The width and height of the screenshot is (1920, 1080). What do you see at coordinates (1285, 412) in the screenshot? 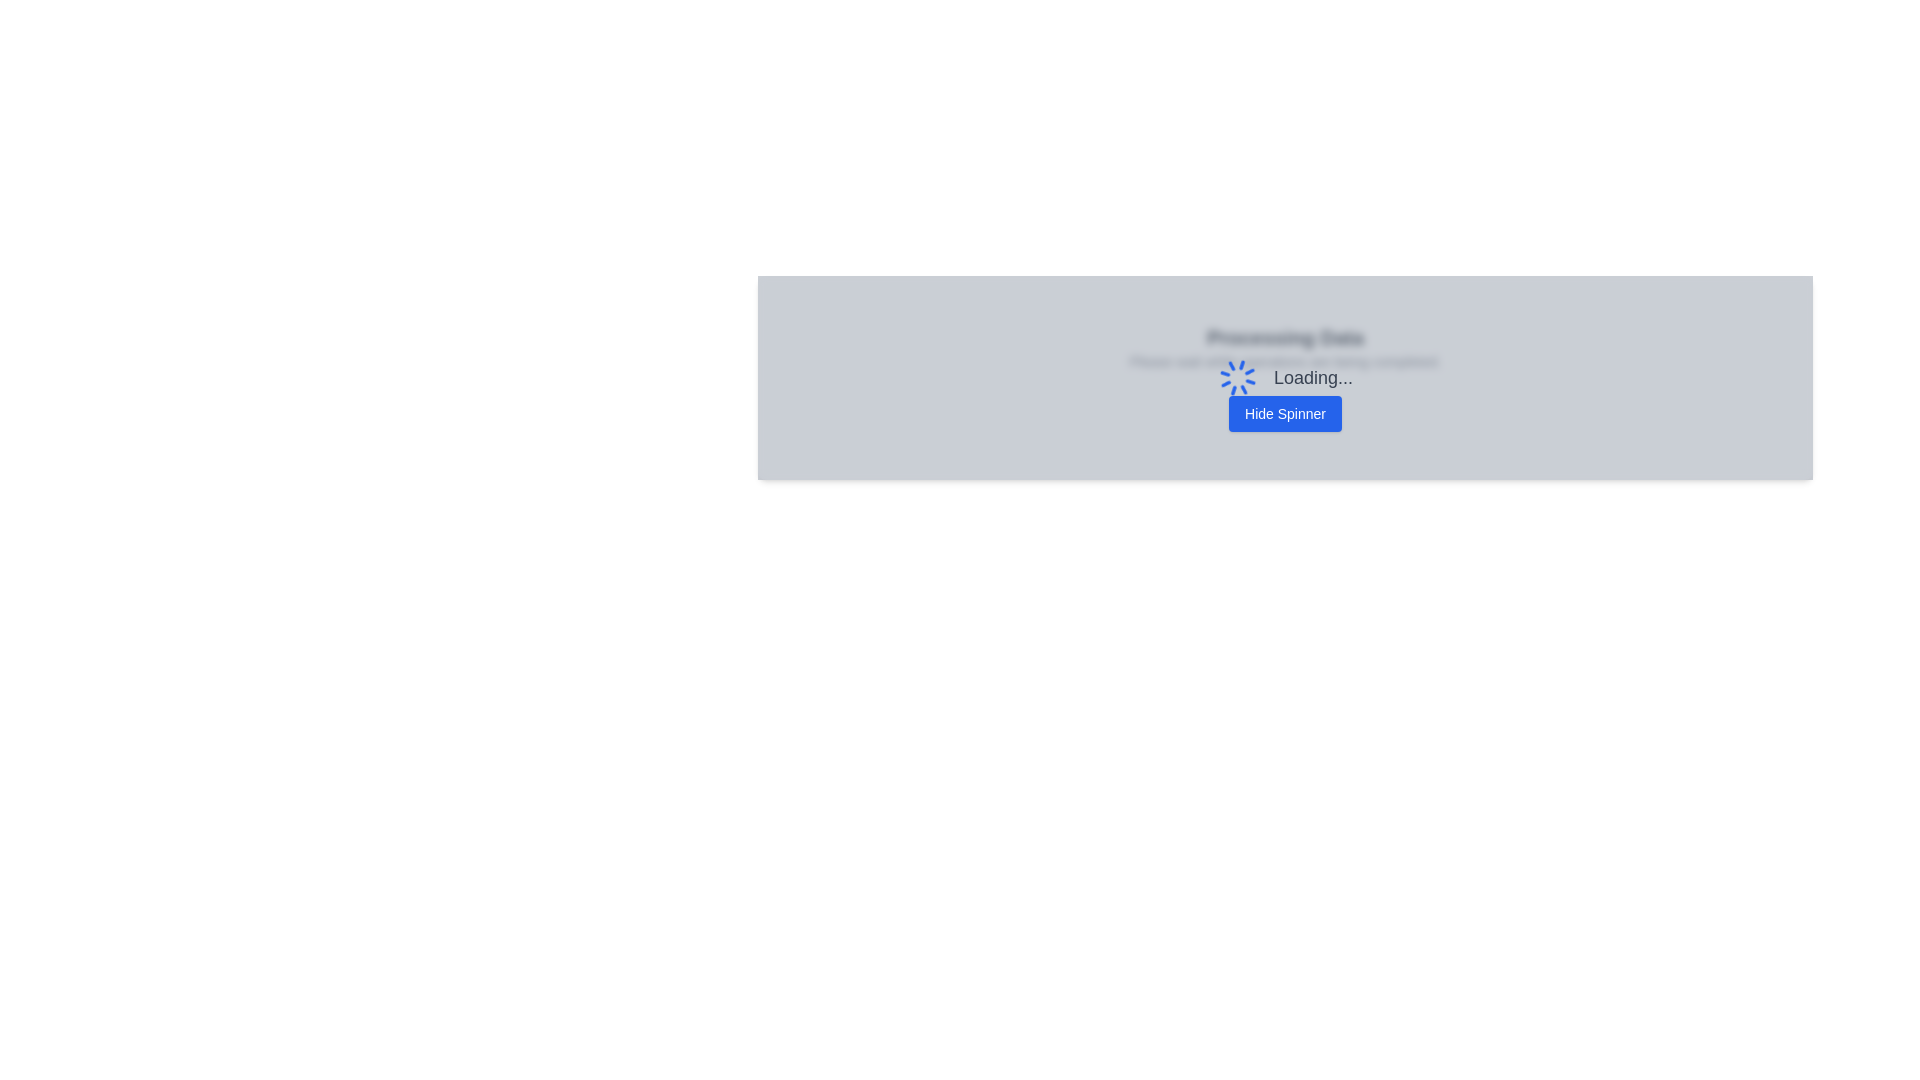
I see `the button located at the bottom of the modal dialog` at bounding box center [1285, 412].